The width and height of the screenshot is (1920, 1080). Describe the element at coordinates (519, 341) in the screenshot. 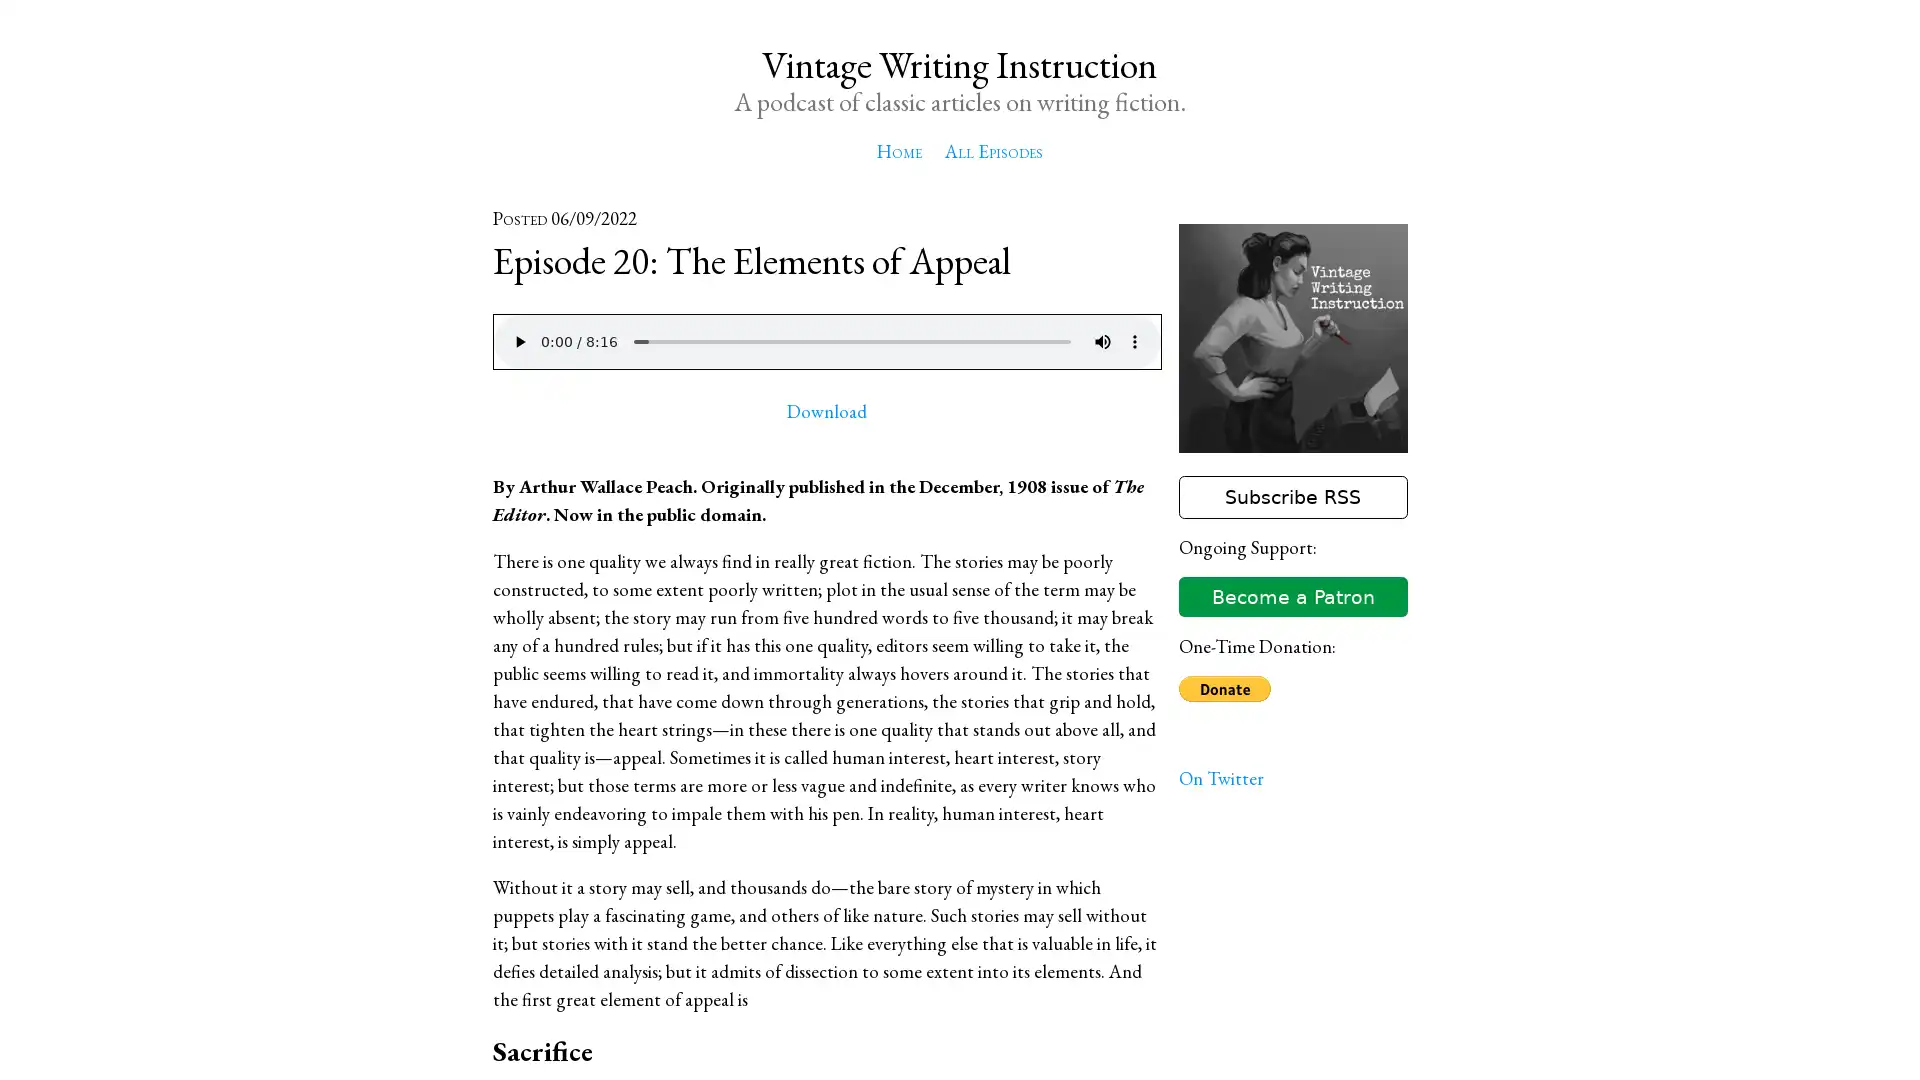

I see `play` at that location.